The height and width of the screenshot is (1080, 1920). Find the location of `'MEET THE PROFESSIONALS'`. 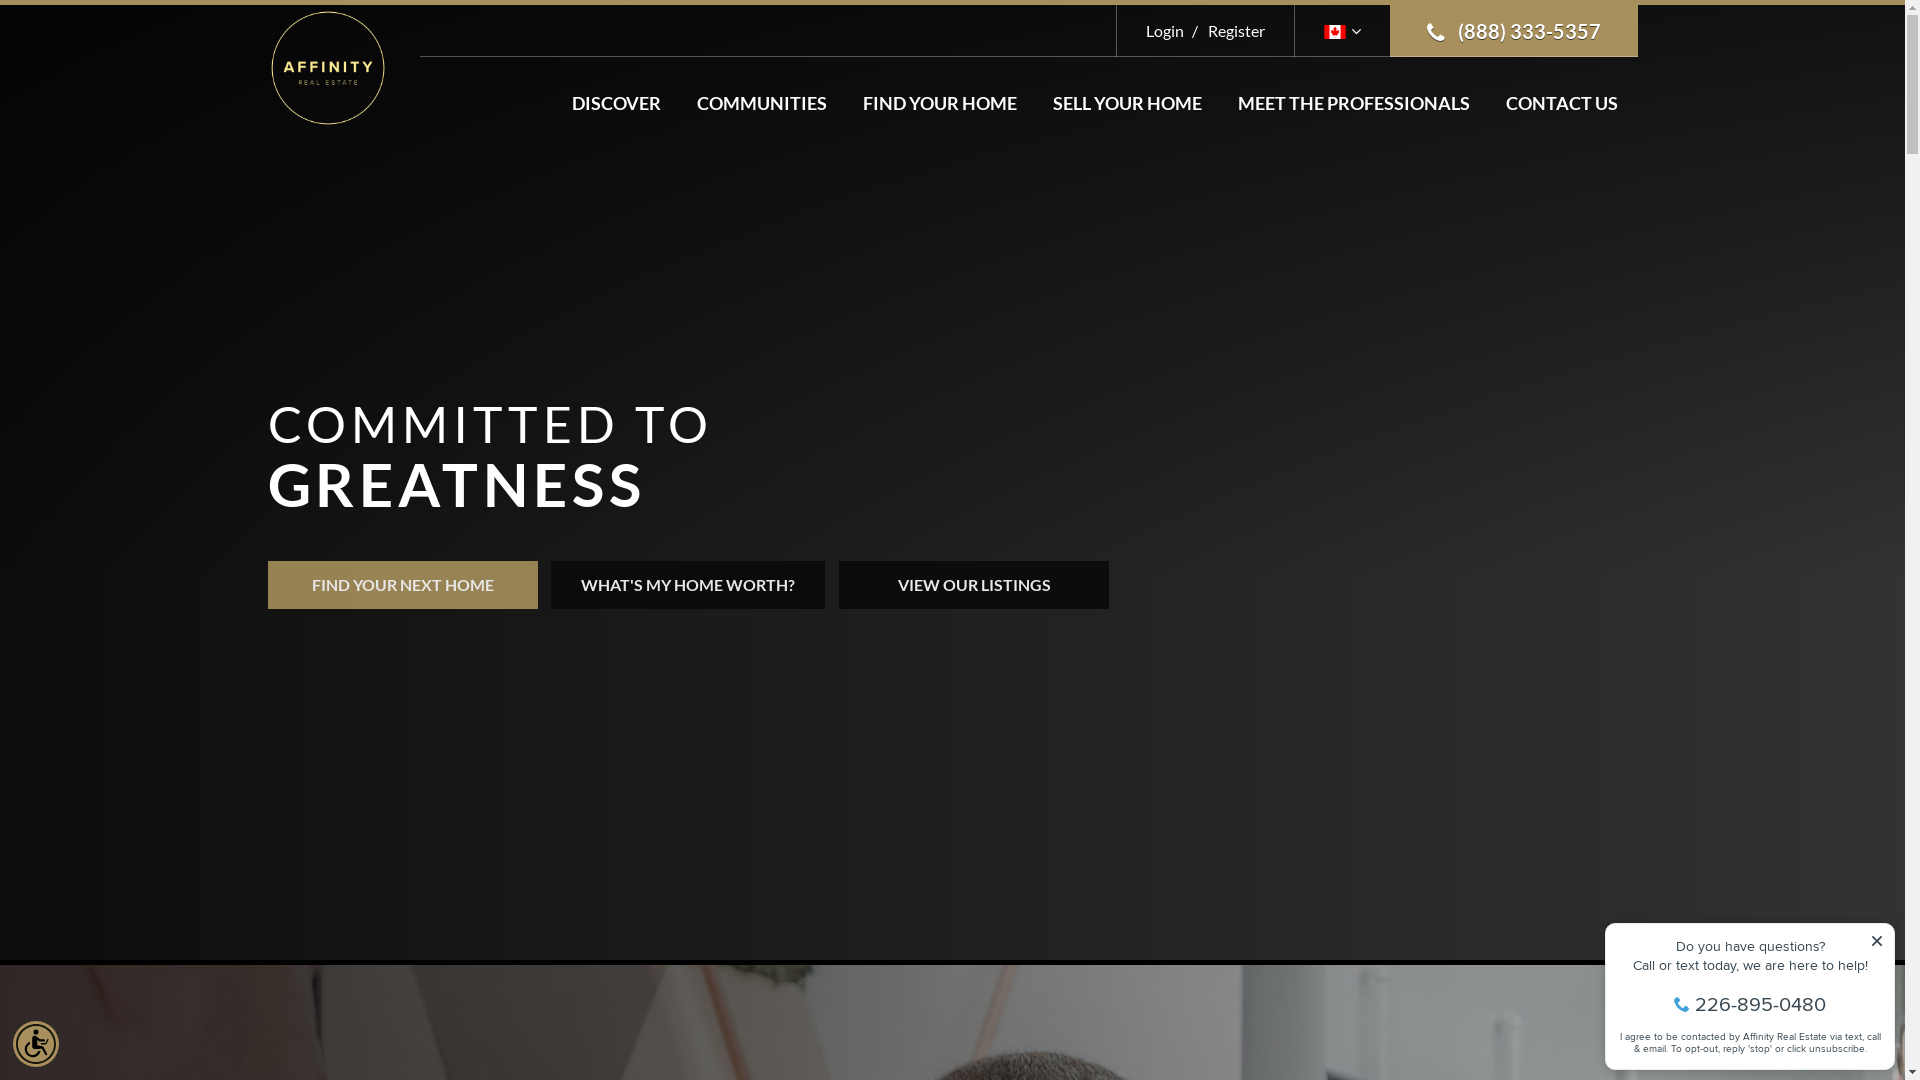

'MEET THE PROFESSIONALS' is located at coordinates (1353, 103).